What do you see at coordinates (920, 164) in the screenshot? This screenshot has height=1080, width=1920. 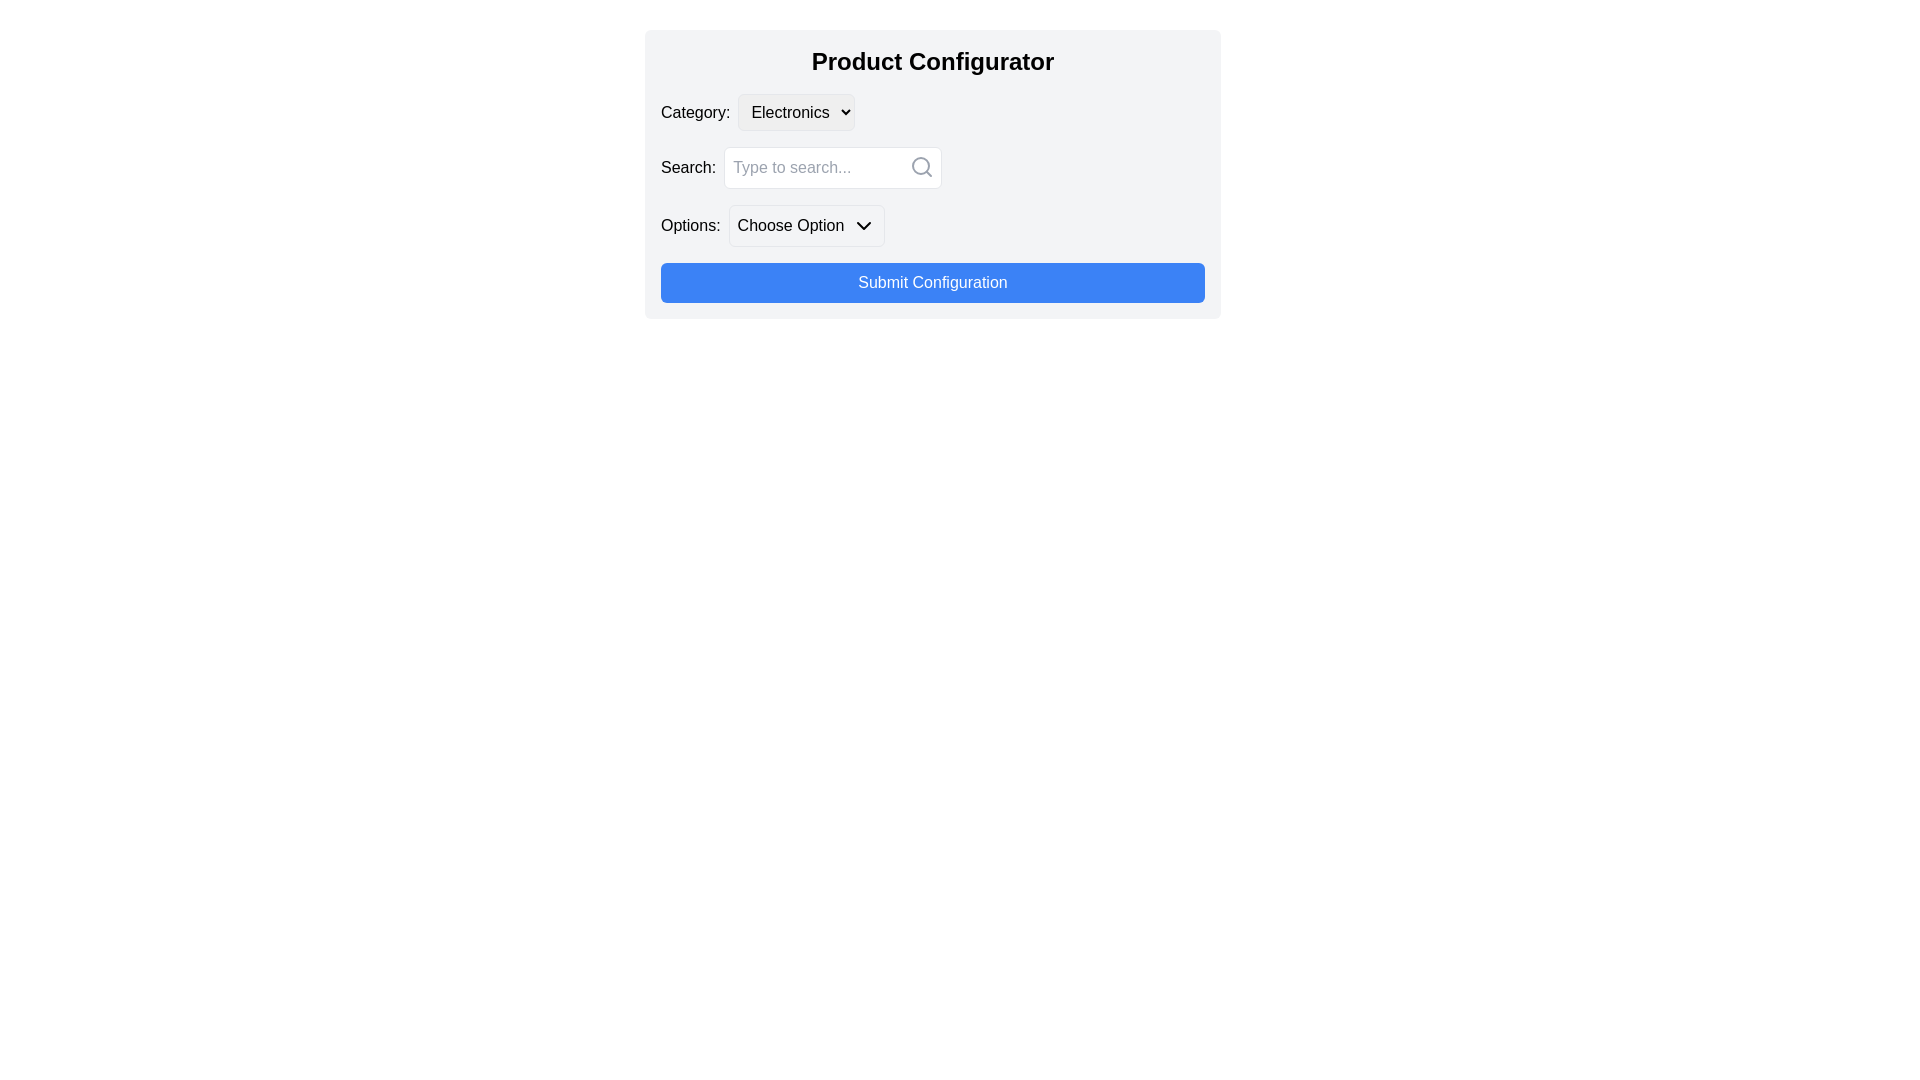 I see `the circular SVG component of the search icon located in the top-right corner of the 'Search:' input field` at bounding box center [920, 164].